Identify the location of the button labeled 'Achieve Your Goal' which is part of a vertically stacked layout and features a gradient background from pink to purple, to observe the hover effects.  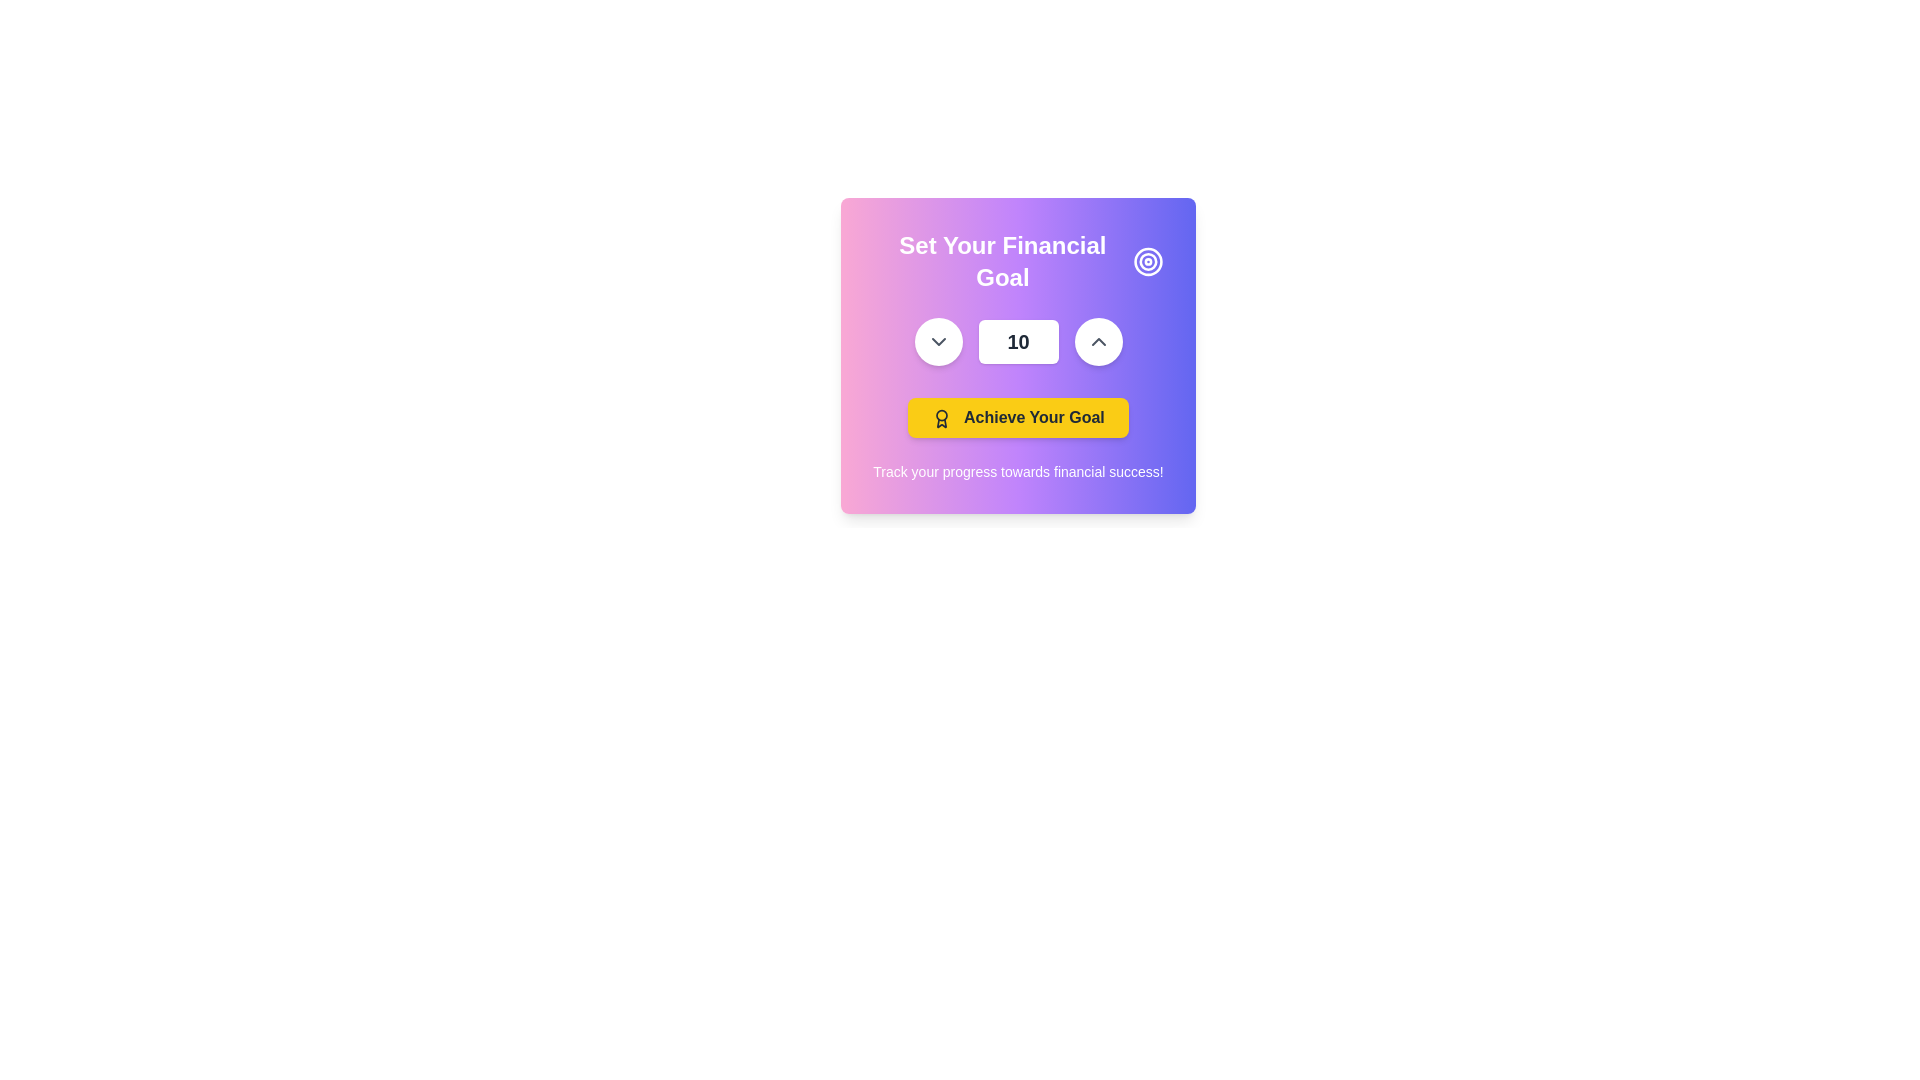
(1018, 378).